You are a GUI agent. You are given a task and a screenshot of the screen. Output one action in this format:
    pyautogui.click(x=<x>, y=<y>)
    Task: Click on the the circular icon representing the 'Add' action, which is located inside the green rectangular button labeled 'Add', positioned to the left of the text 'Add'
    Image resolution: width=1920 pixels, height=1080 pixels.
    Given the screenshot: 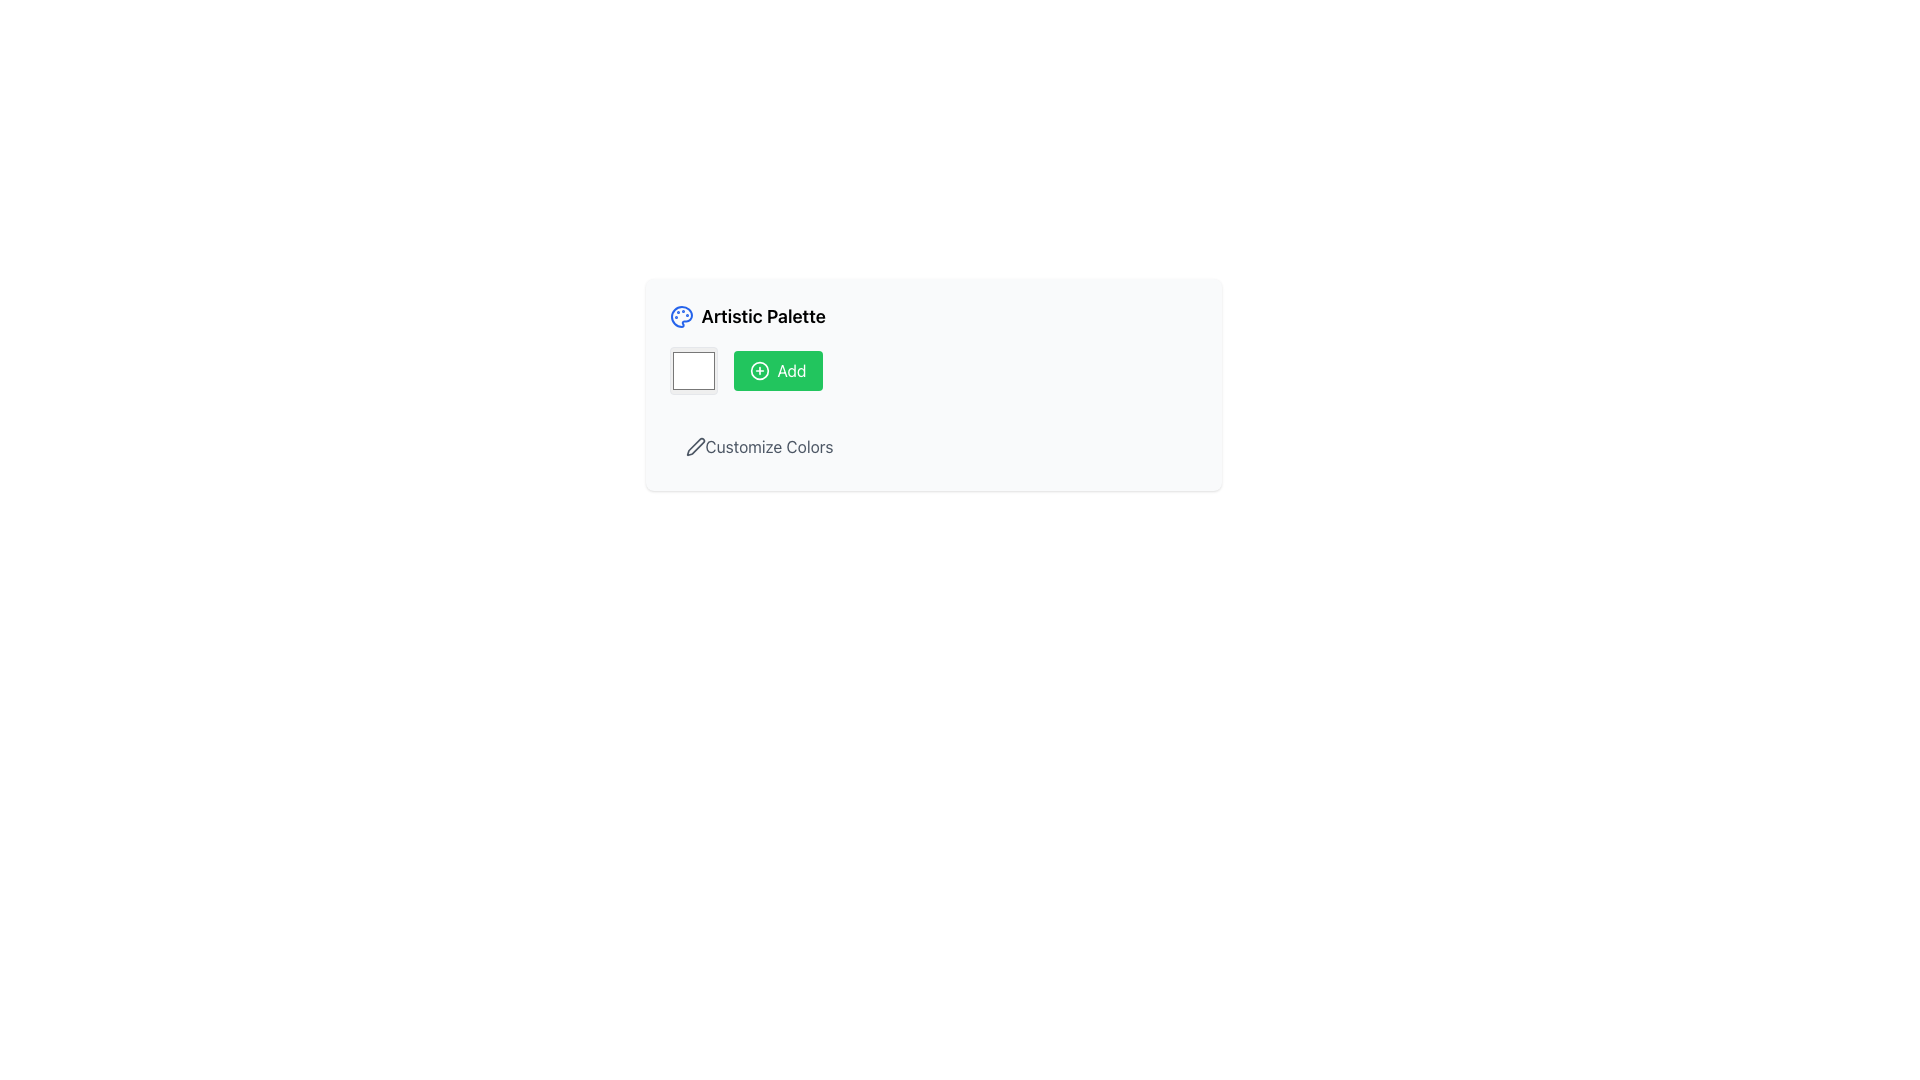 What is the action you would take?
    pyautogui.click(x=758, y=370)
    